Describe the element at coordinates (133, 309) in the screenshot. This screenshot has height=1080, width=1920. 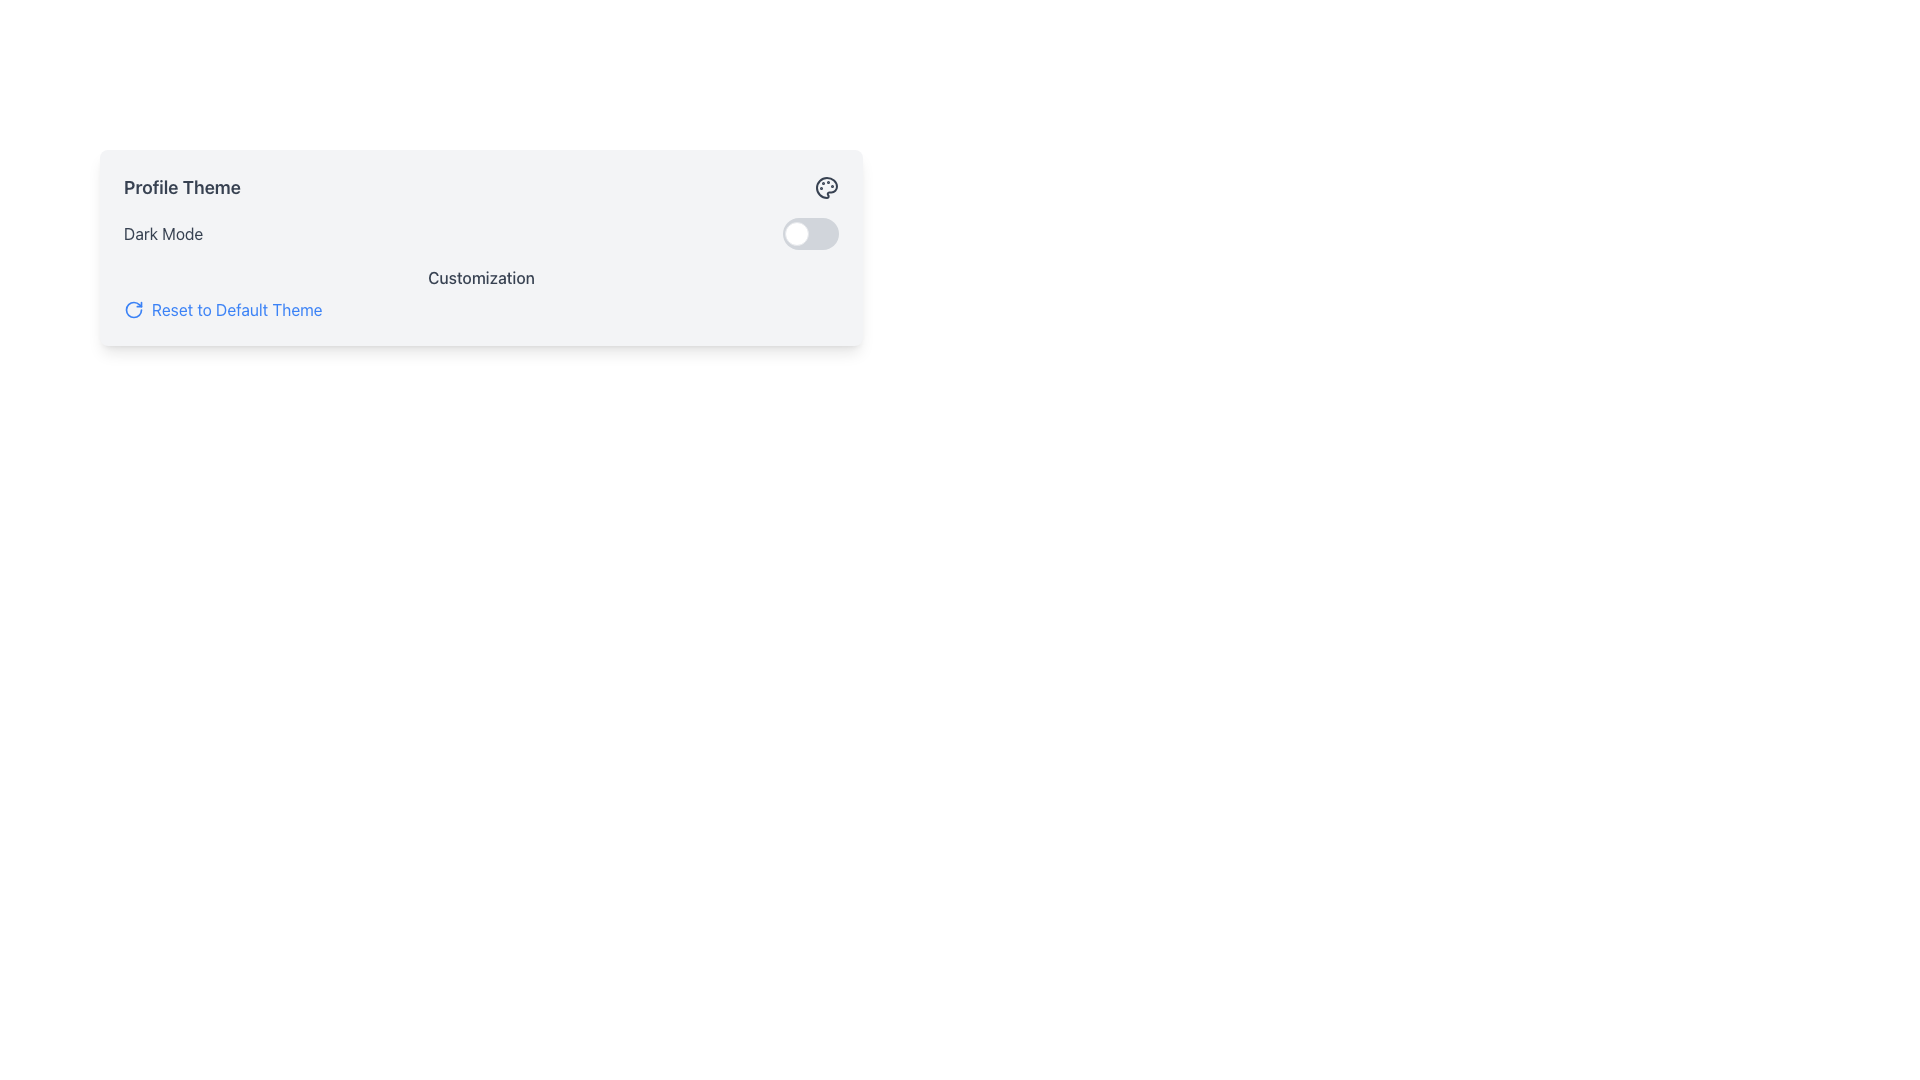
I see `the circular arrow icon located to the left of the text 'Reset to Default Theme' within the 'Profile Theme' card` at that location.